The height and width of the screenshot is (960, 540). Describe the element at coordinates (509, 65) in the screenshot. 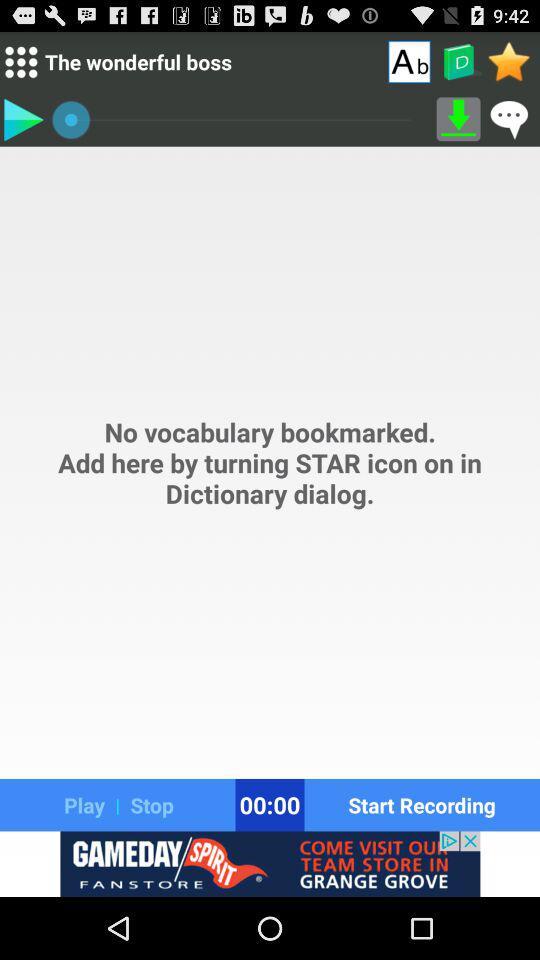

I see `the star icon` at that location.